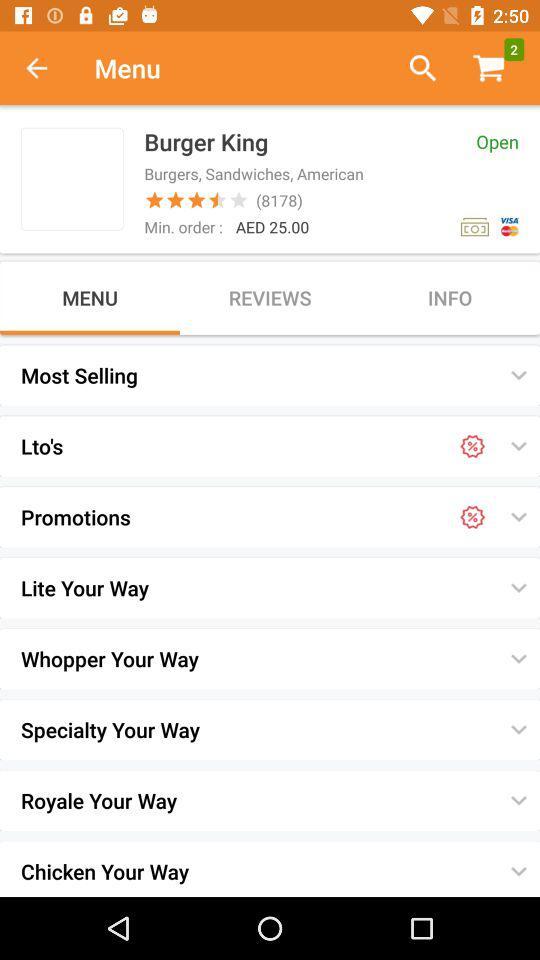  I want to click on search menu, so click(414, 68).